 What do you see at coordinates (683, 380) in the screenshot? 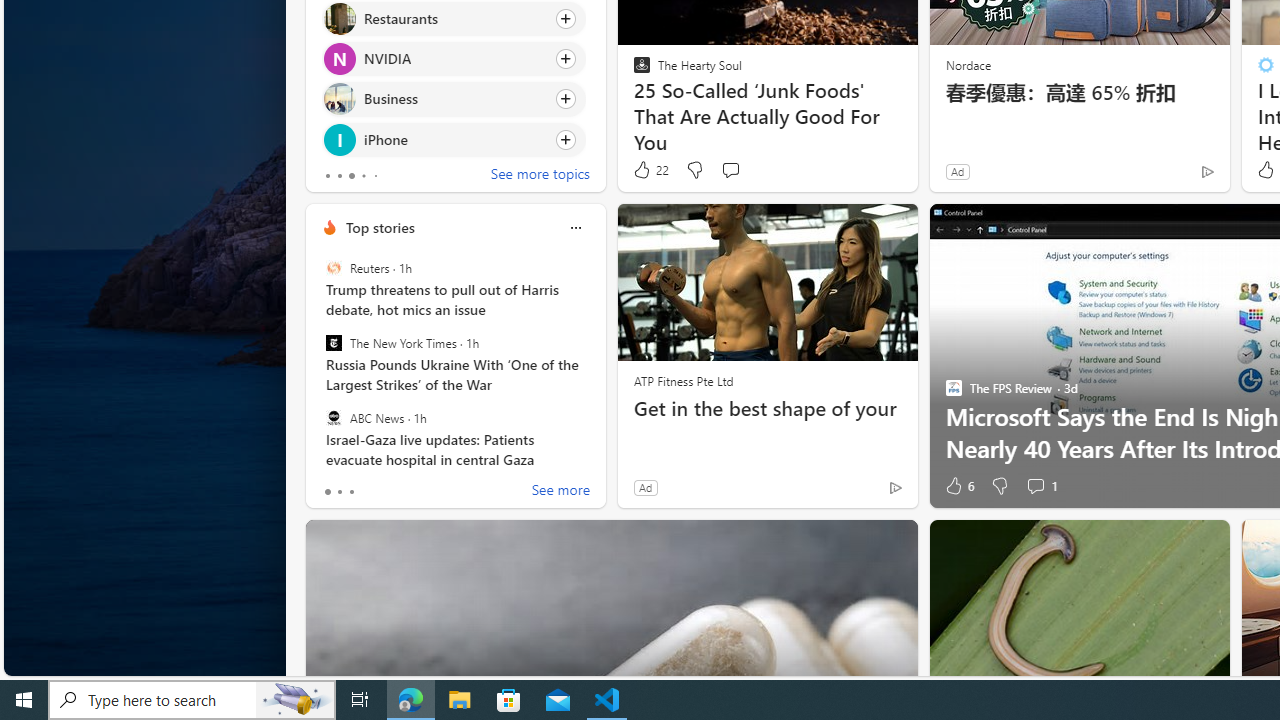
I see `'ATP Fitness Pte Ltd'` at bounding box center [683, 380].